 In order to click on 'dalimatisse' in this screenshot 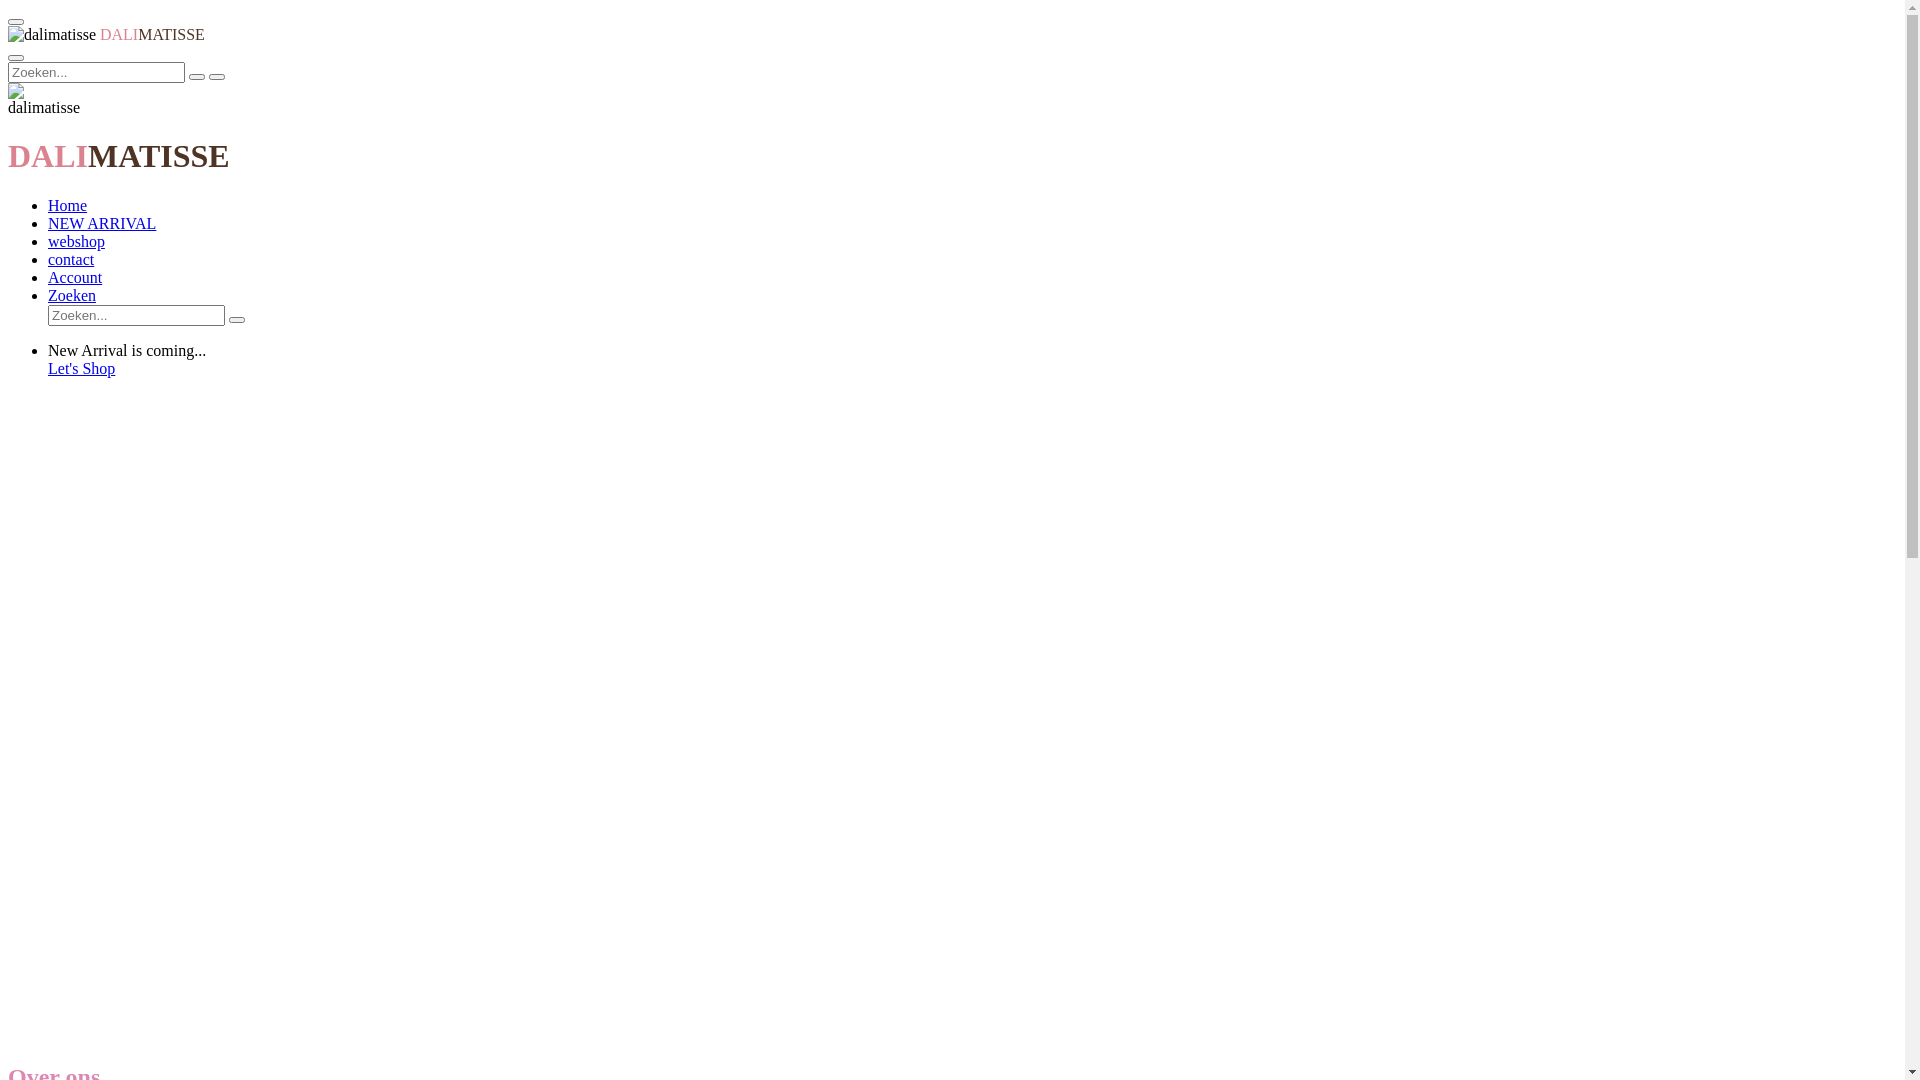, I will do `click(52, 34)`.